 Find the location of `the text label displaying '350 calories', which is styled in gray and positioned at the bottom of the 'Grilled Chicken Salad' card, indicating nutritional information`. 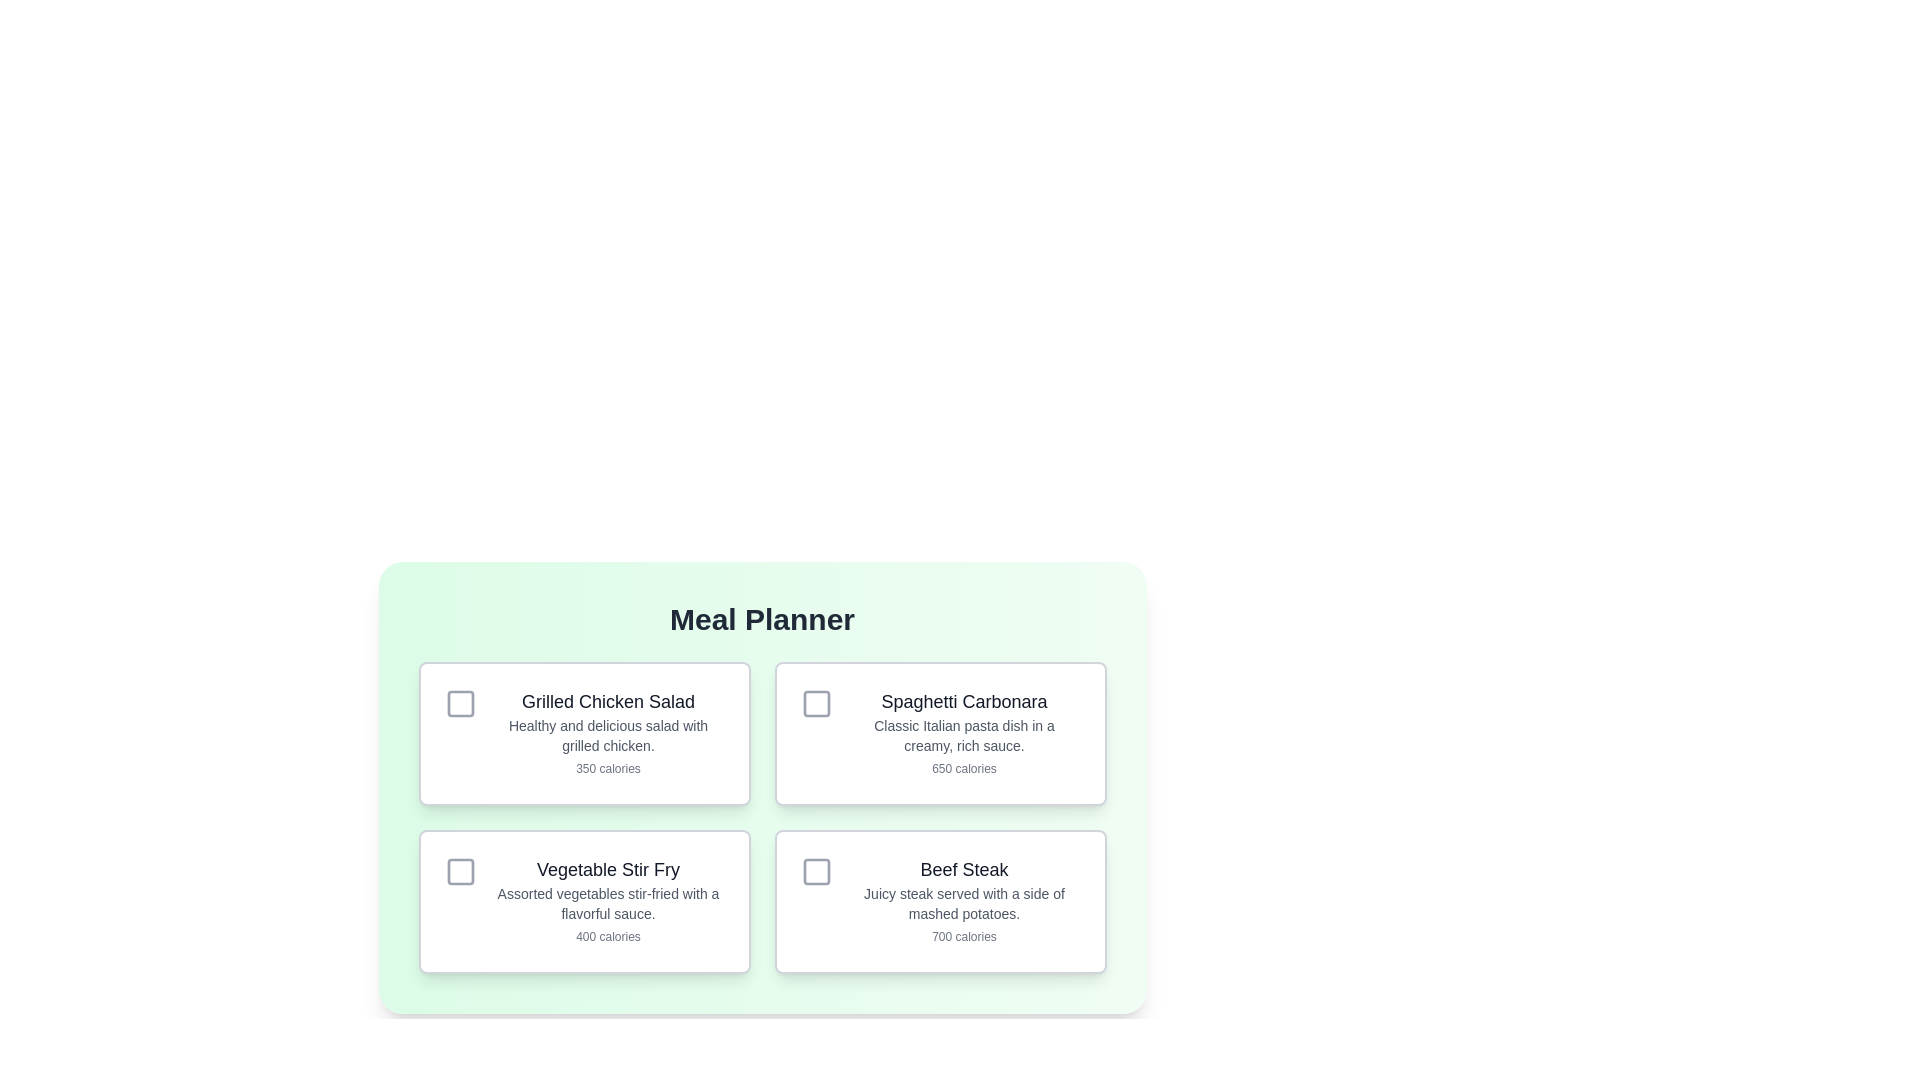

the text label displaying '350 calories', which is styled in gray and positioned at the bottom of the 'Grilled Chicken Salad' card, indicating nutritional information is located at coordinates (607, 767).